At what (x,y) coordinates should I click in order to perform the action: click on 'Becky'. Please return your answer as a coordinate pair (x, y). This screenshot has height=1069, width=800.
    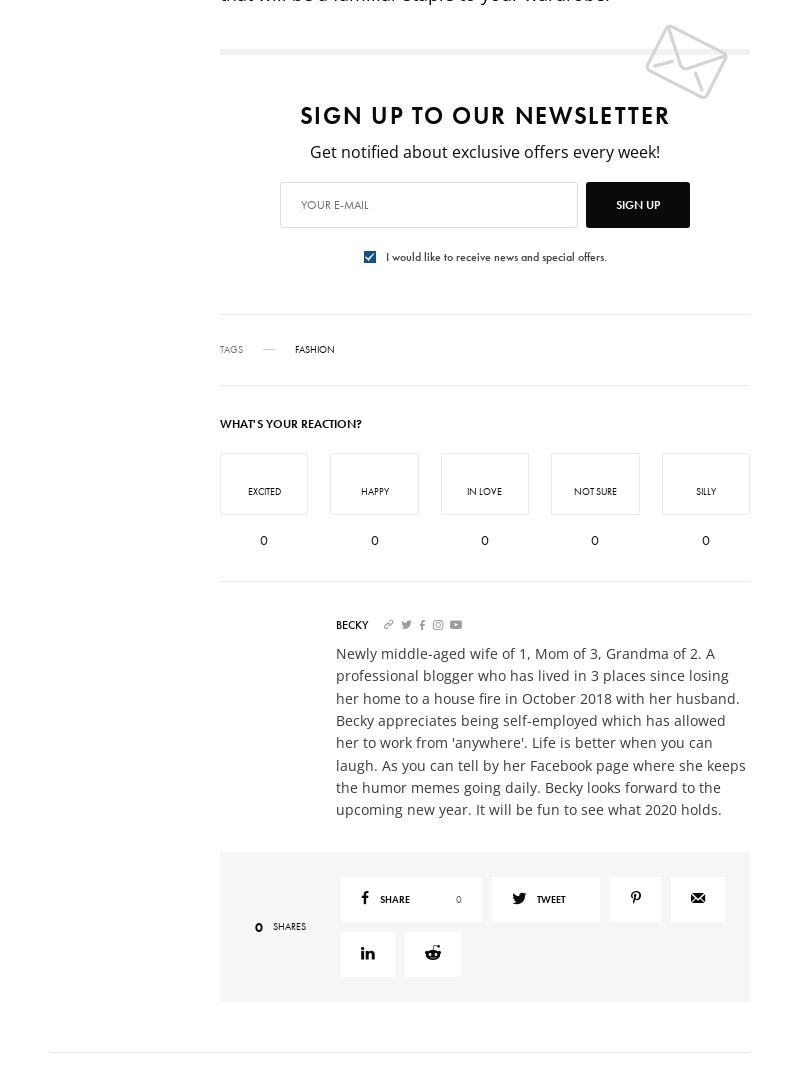
    Looking at the image, I should click on (336, 623).